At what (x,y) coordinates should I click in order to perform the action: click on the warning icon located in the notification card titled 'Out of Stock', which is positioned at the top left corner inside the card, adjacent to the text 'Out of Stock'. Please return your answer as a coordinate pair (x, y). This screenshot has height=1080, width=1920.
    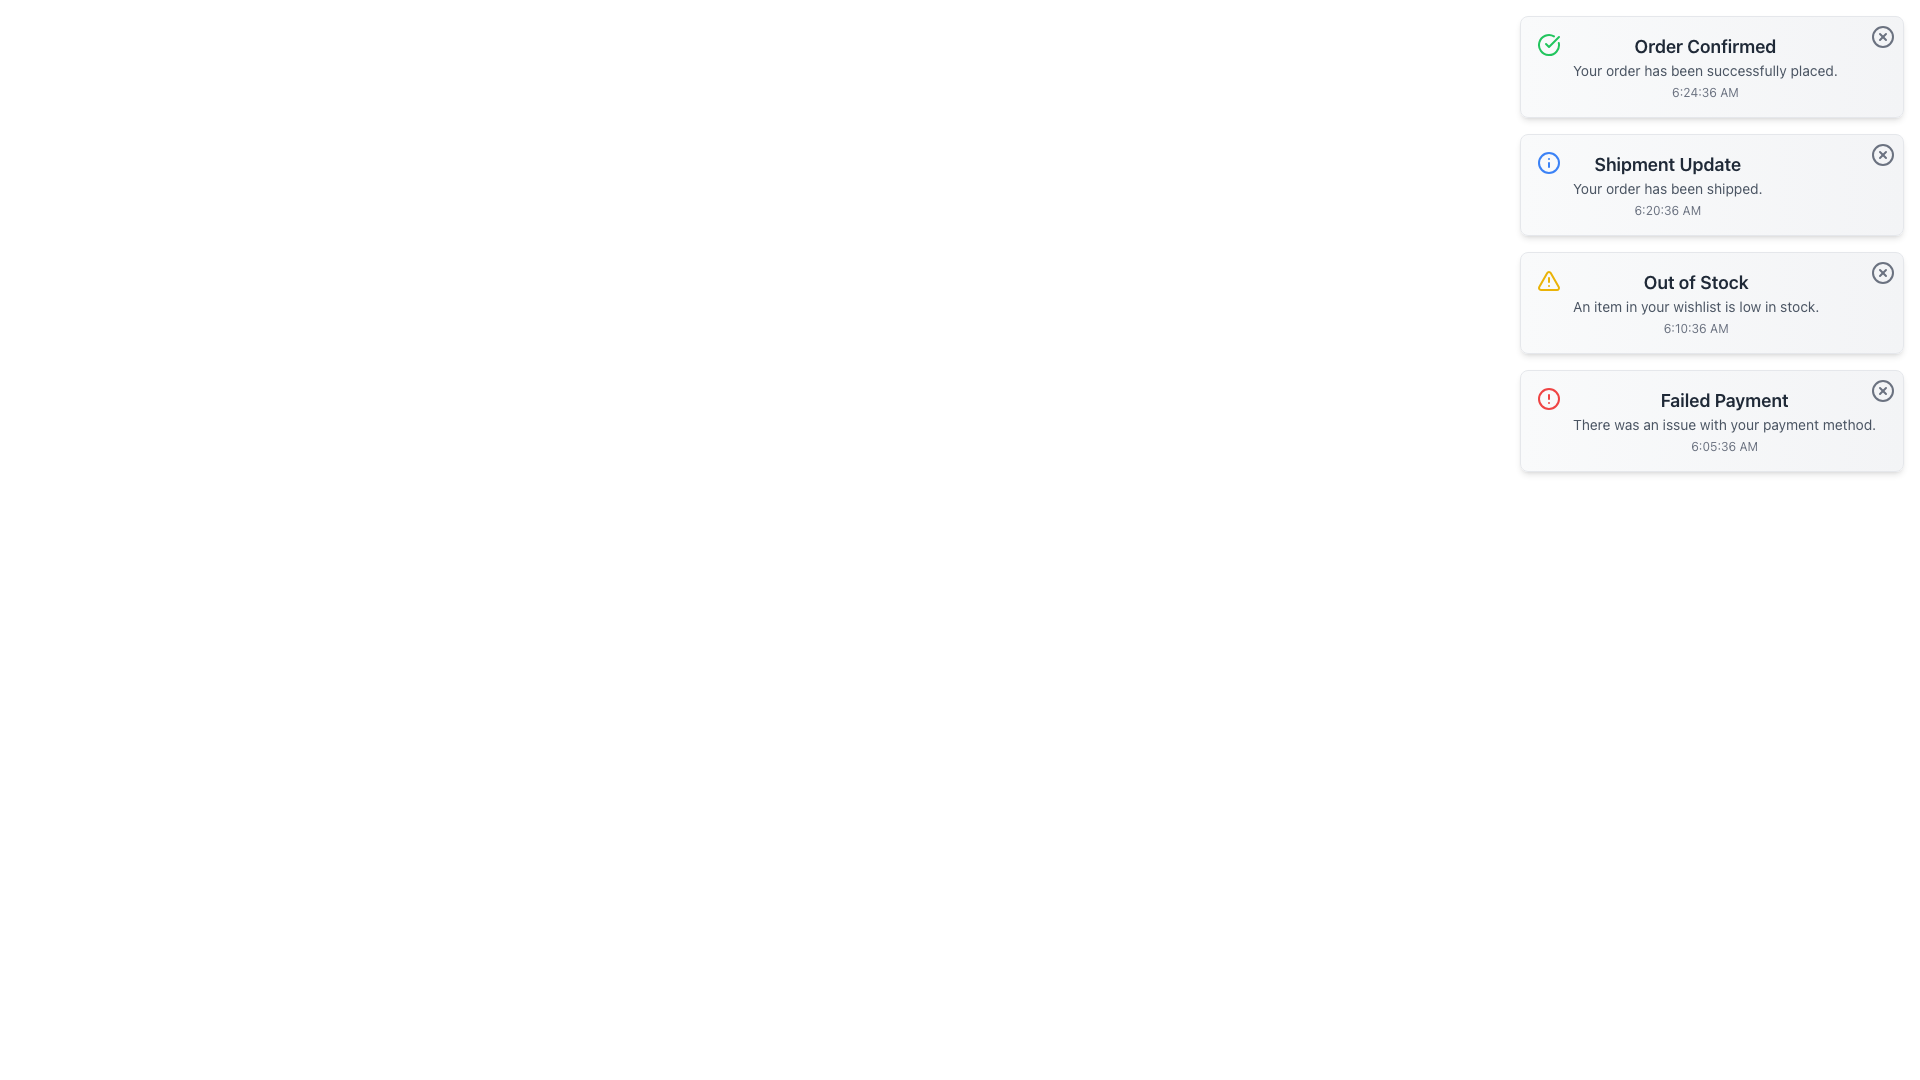
    Looking at the image, I should click on (1548, 281).